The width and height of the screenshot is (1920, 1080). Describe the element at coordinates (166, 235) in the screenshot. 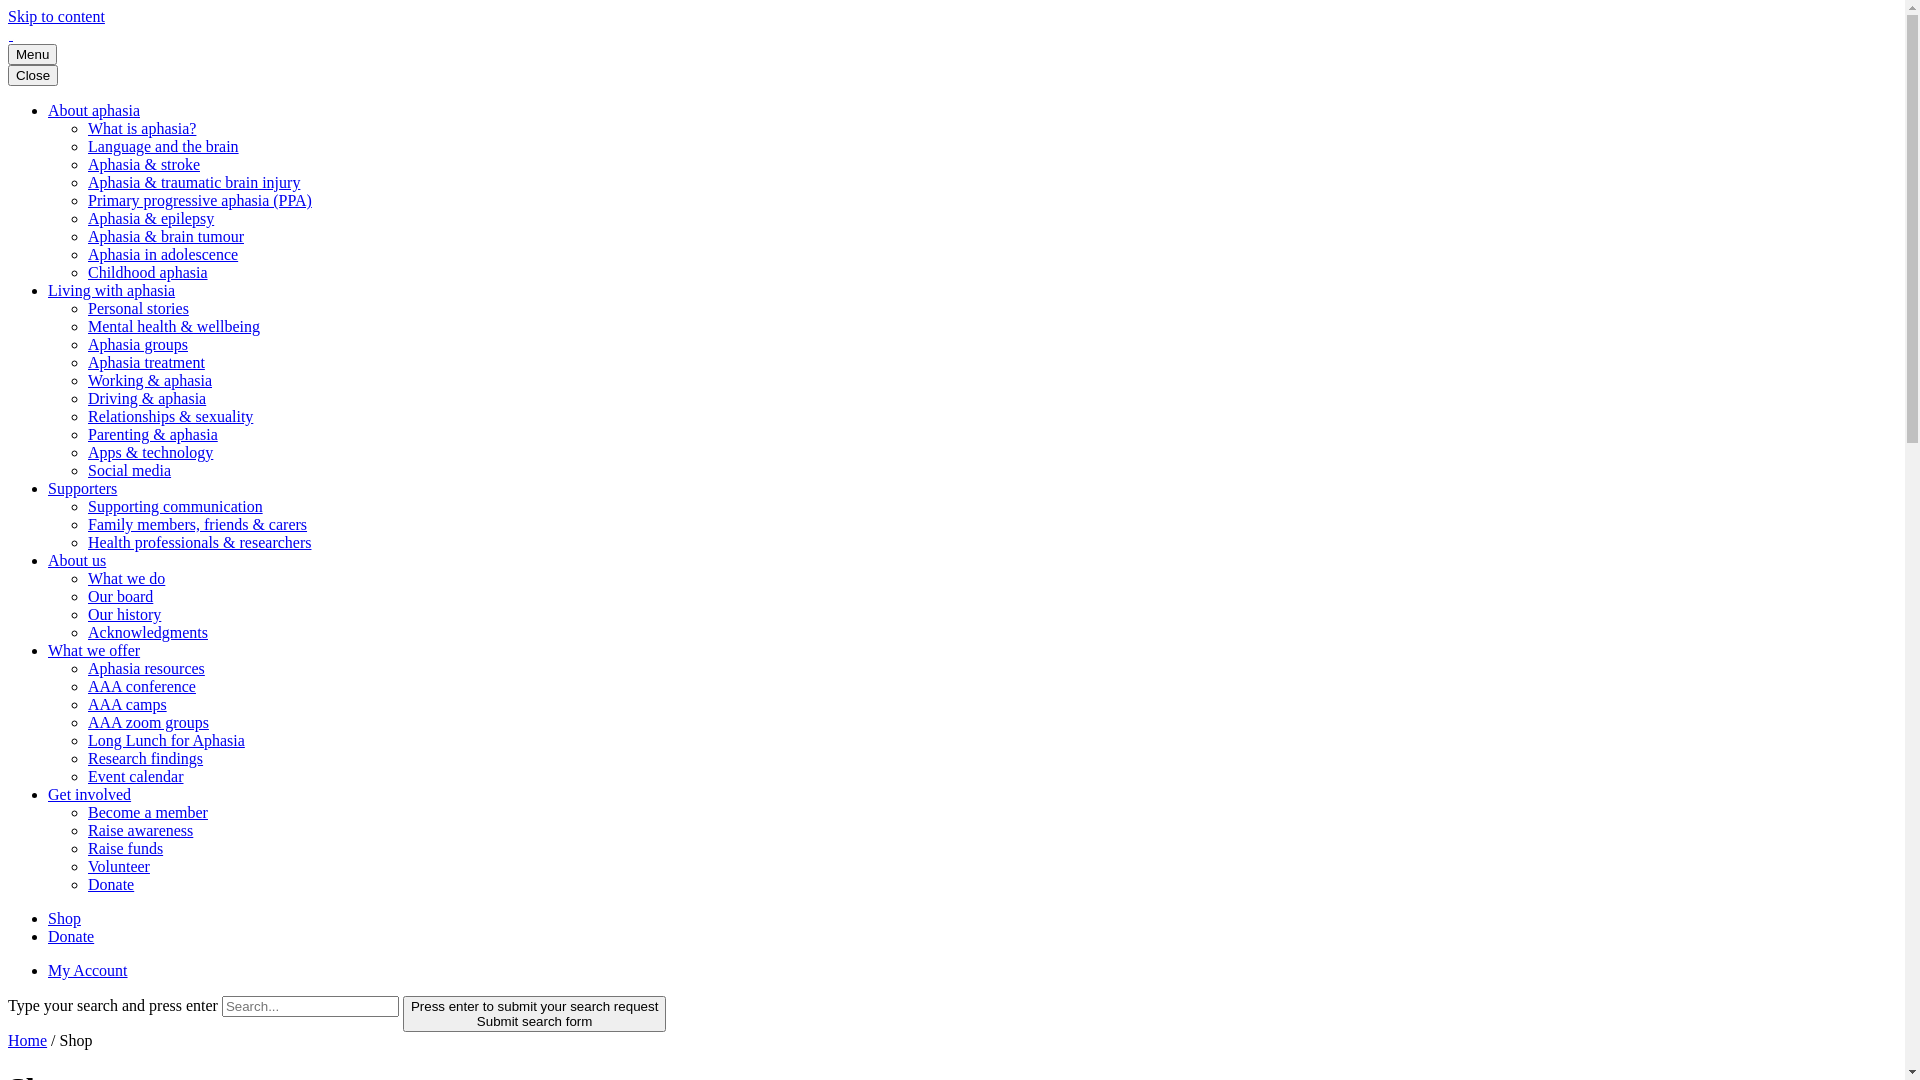

I see `'Aphasia & brain tumour'` at that location.